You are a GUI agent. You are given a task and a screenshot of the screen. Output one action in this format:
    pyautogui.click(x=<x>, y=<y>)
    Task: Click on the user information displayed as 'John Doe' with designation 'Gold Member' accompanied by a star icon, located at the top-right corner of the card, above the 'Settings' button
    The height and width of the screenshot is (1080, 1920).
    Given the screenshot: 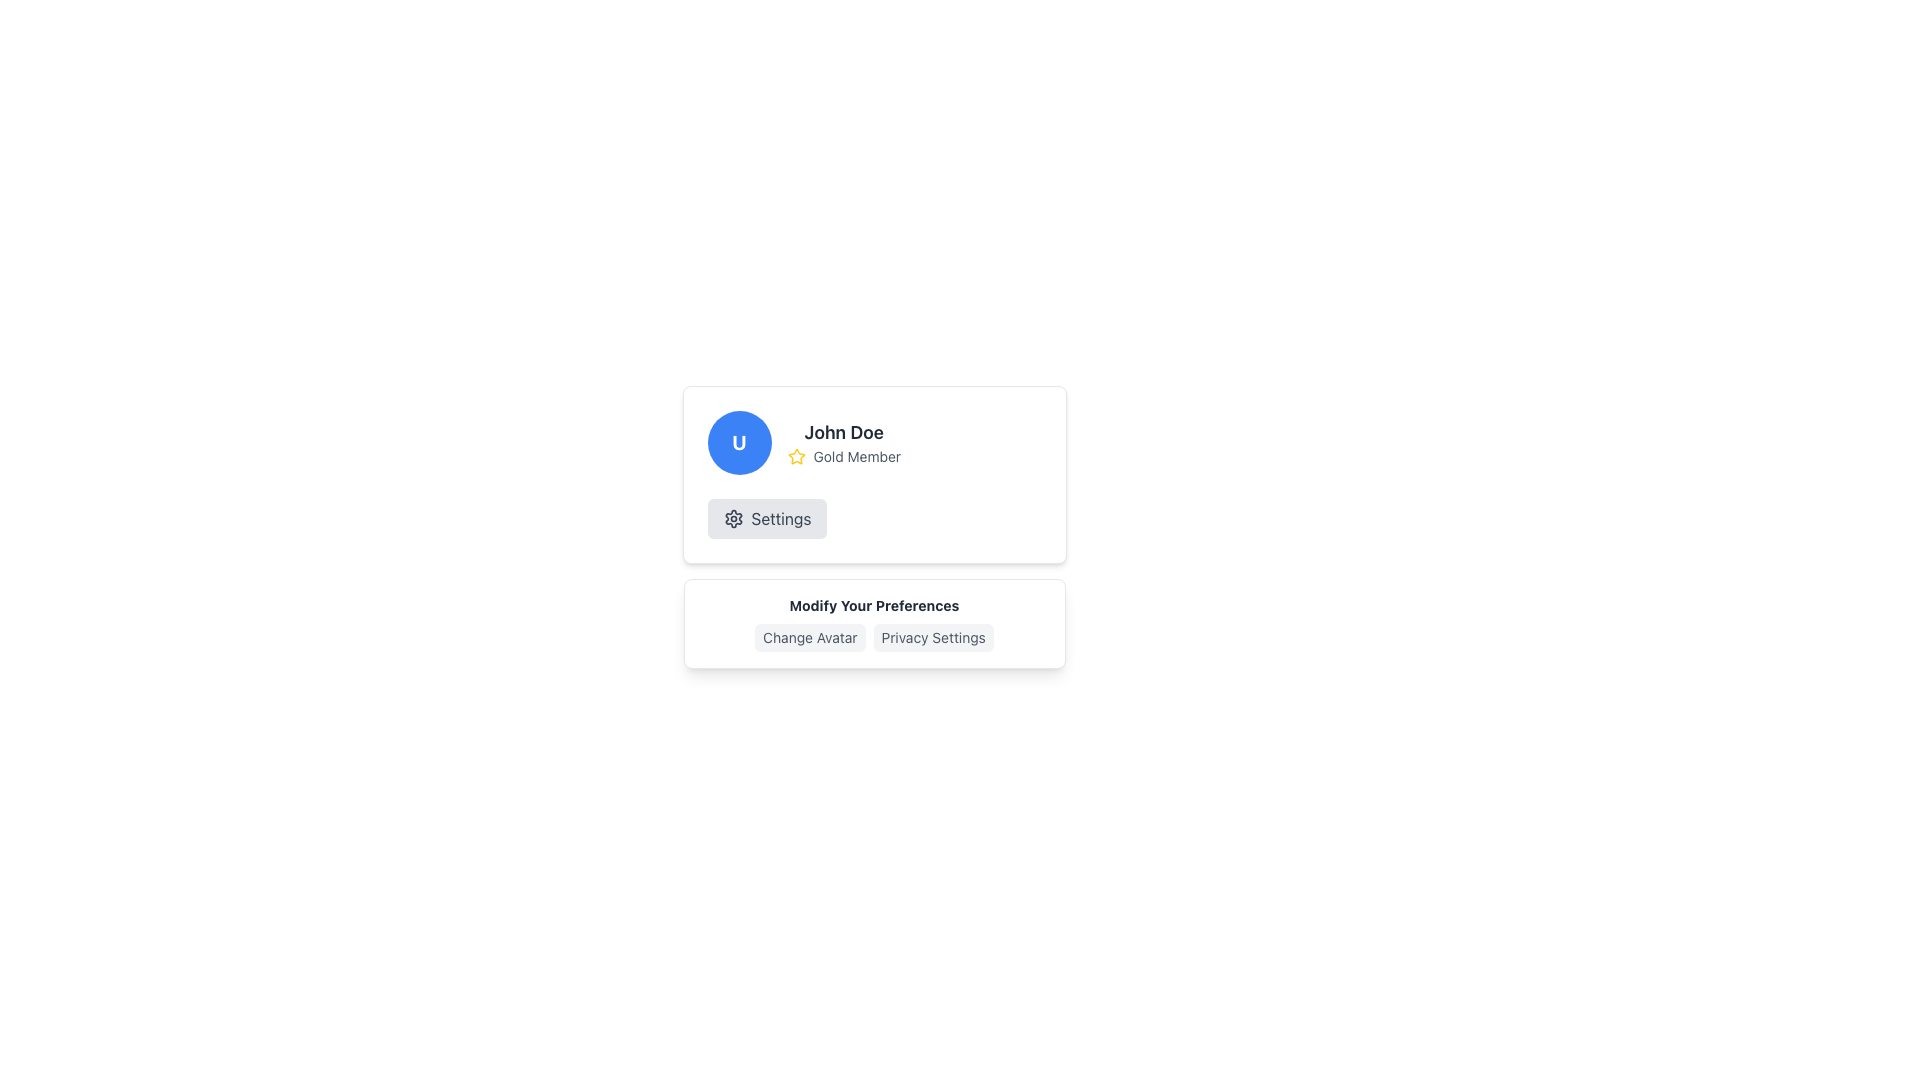 What is the action you would take?
    pyautogui.click(x=844, y=442)
    